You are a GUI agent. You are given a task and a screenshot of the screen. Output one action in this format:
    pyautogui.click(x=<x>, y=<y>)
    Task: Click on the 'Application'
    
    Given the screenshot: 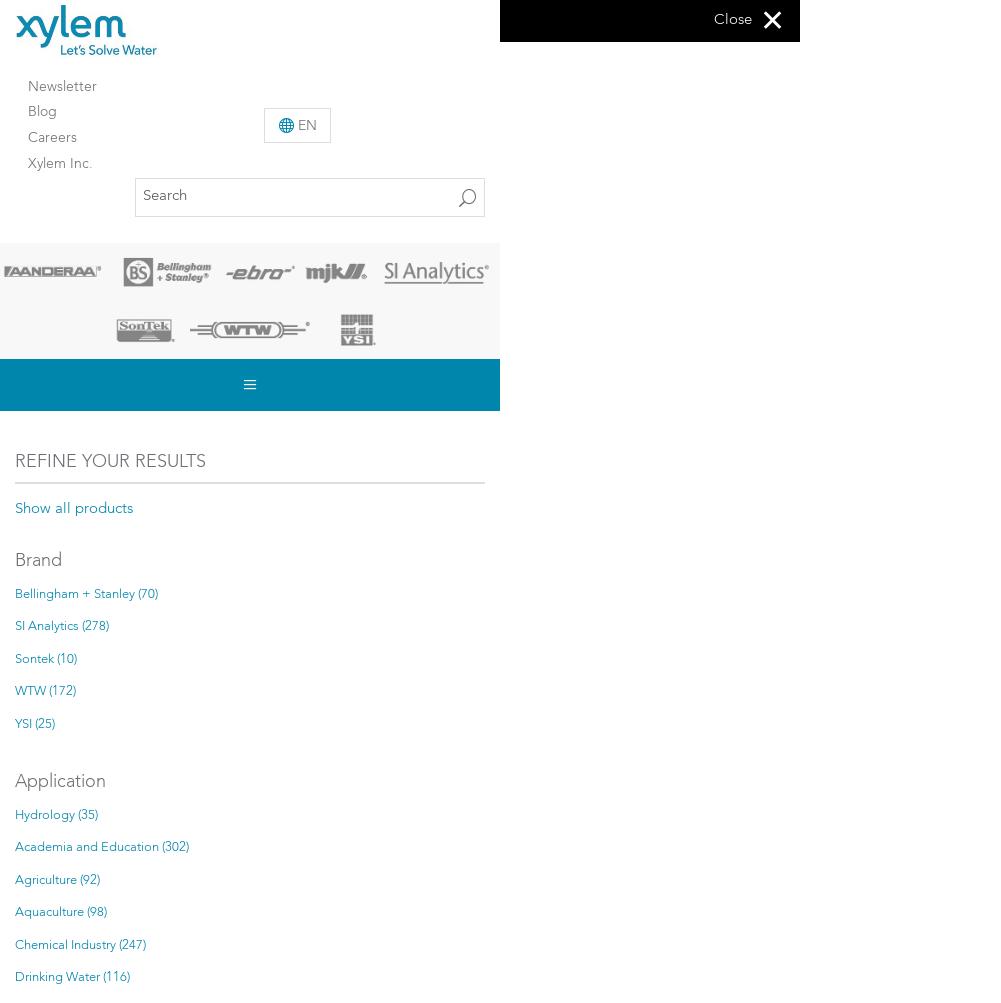 What is the action you would take?
    pyautogui.click(x=60, y=781)
    